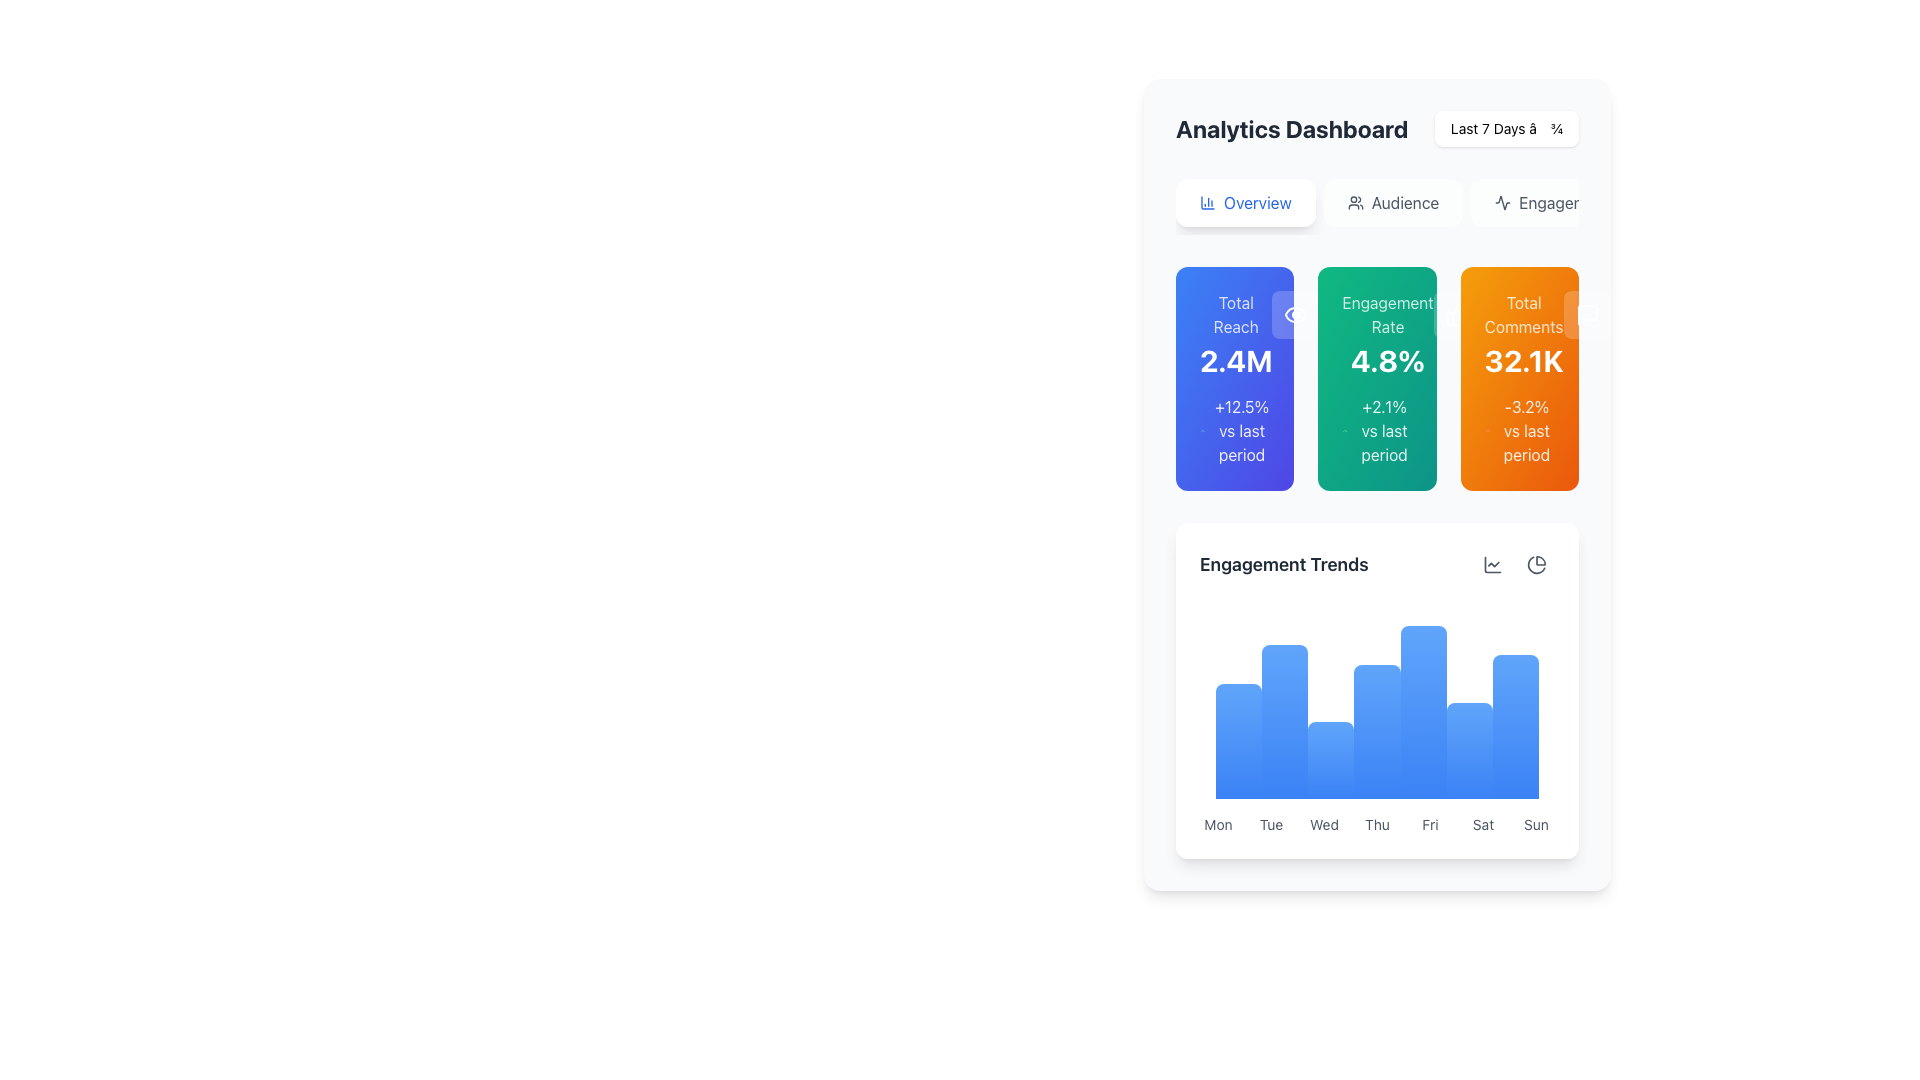 The width and height of the screenshot is (1920, 1080). I want to click on the text block displaying 'Total Comments' and '32.1K' within the orange box located in the top-right corner of the dashboard interface, so click(1519, 334).